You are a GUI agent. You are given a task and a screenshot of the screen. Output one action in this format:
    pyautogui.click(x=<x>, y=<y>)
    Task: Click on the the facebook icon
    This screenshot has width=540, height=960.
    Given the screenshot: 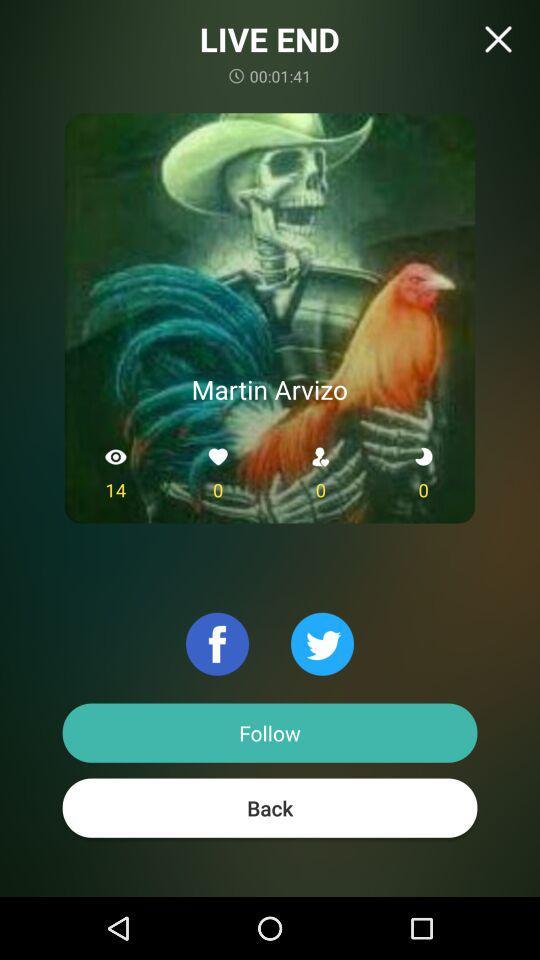 What is the action you would take?
    pyautogui.click(x=216, y=643)
    